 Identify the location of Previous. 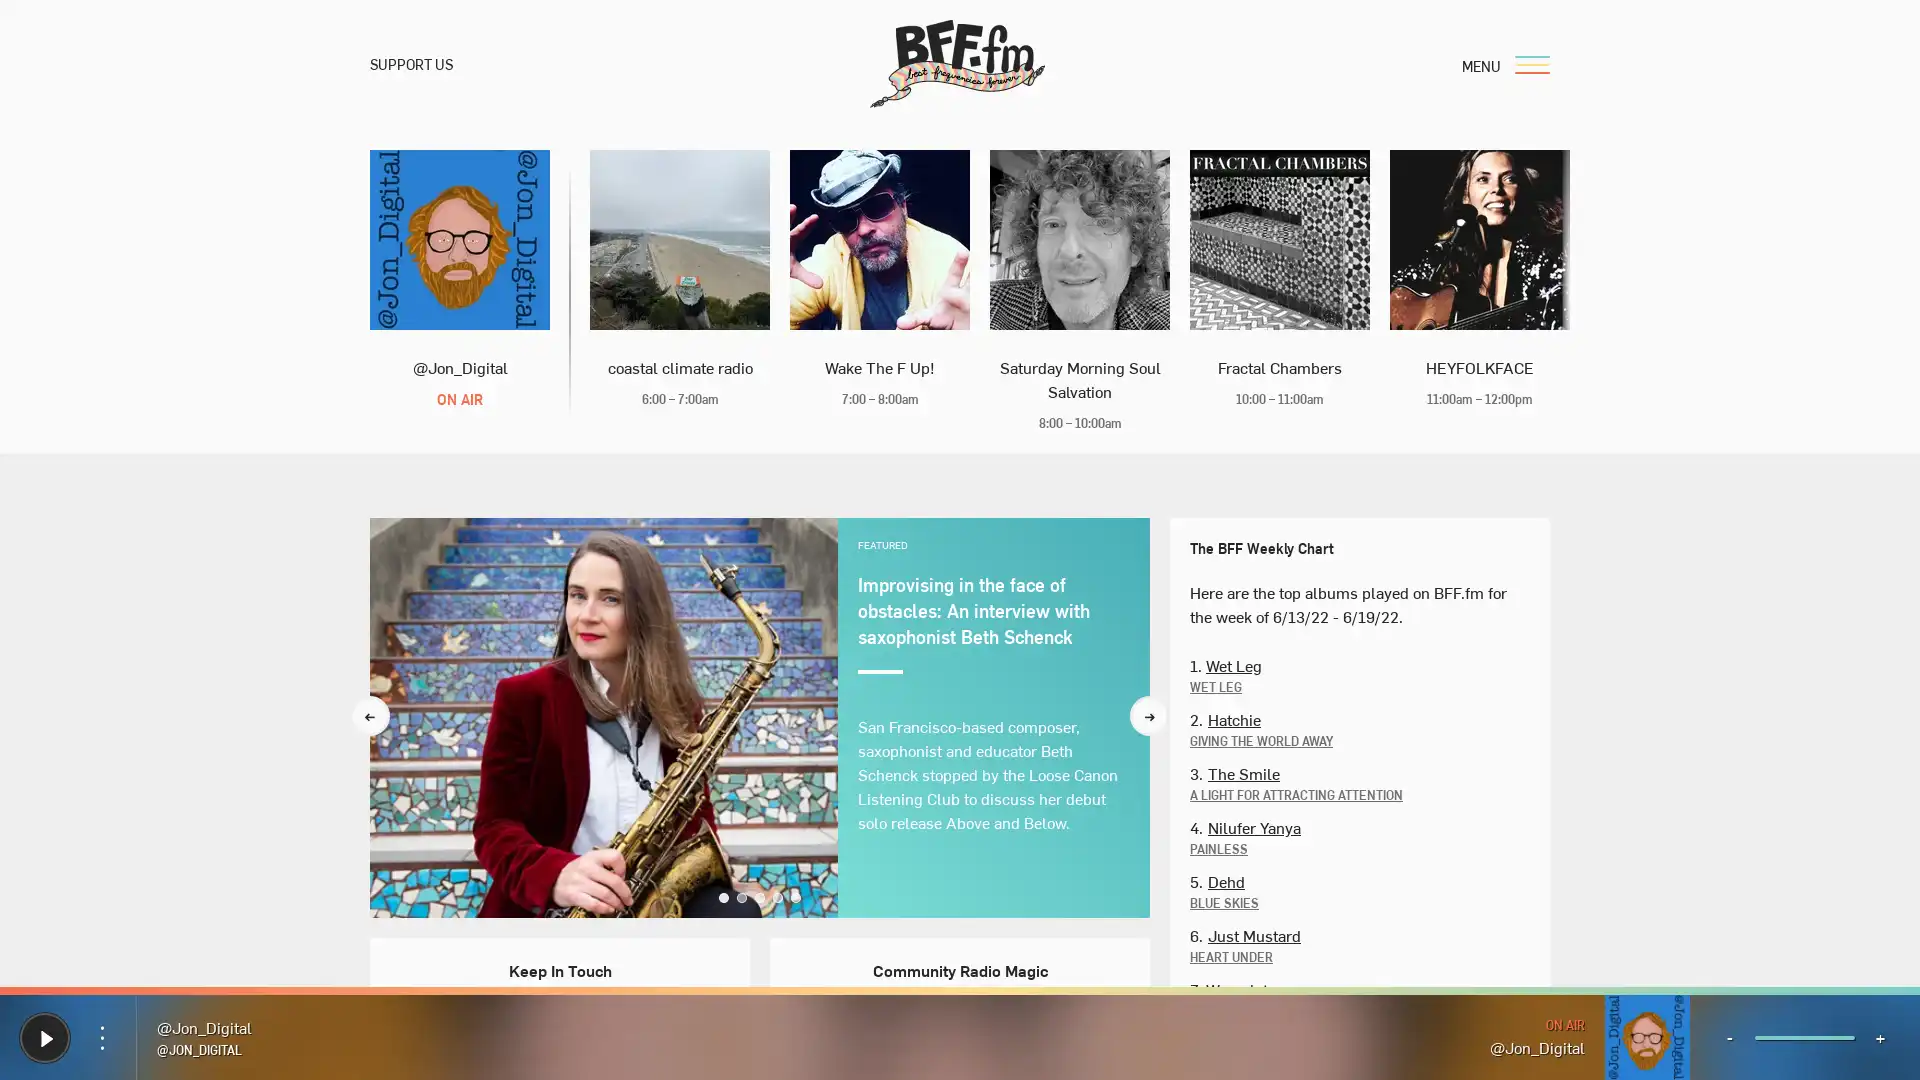
(369, 715).